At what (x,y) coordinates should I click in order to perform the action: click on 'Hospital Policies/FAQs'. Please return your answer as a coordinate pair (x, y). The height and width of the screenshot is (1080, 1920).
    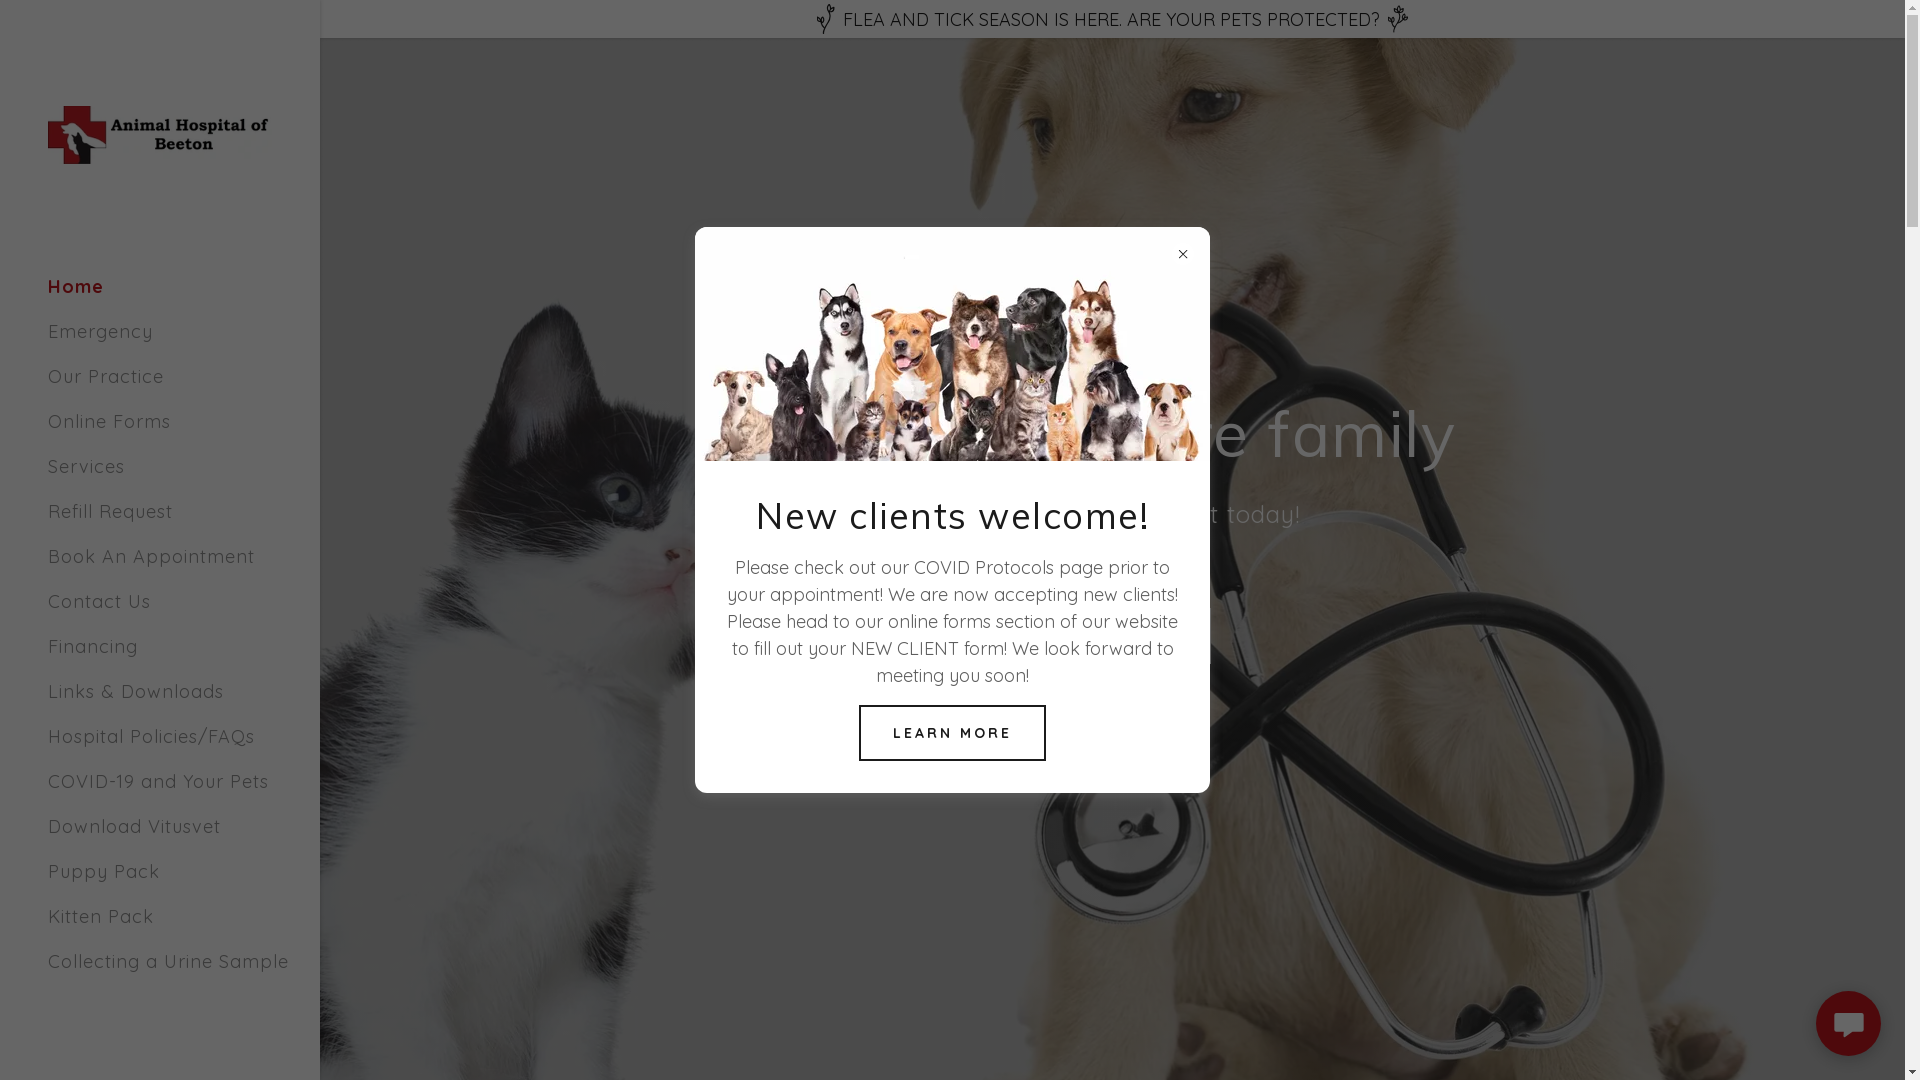
    Looking at the image, I should click on (150, 736).